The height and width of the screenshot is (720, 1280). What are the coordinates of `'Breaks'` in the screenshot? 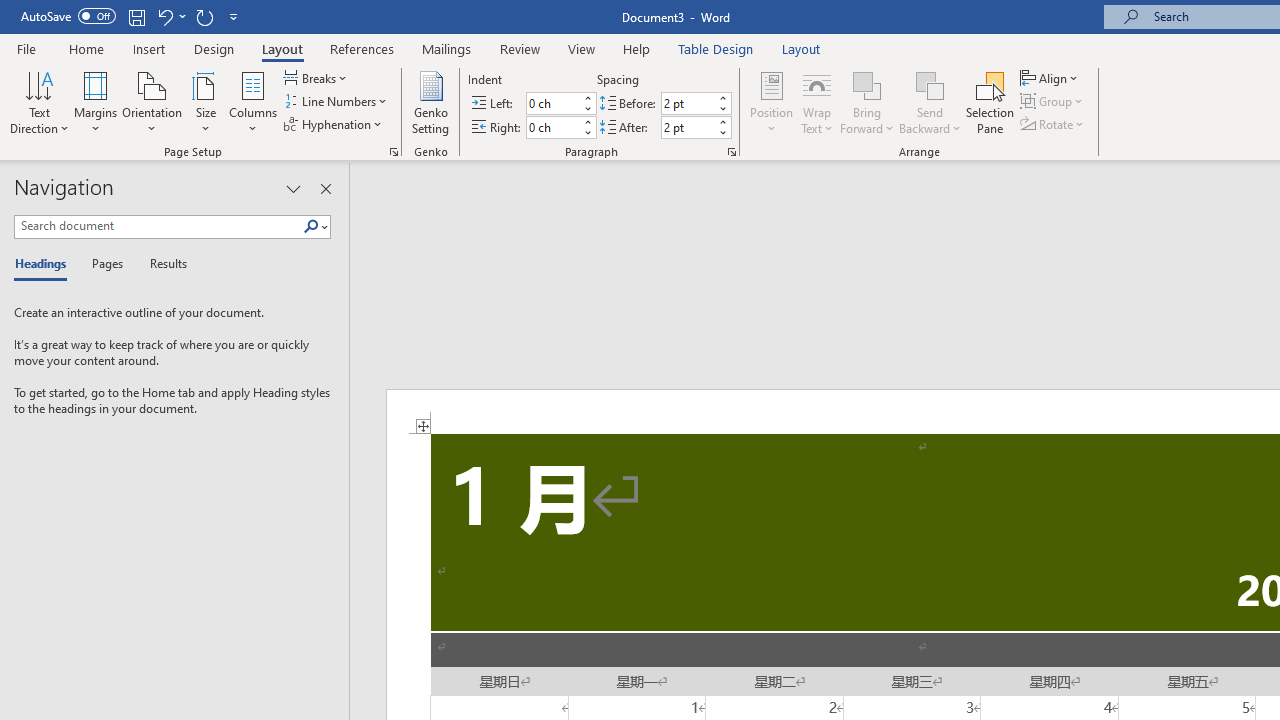 It's located at (316, 77).